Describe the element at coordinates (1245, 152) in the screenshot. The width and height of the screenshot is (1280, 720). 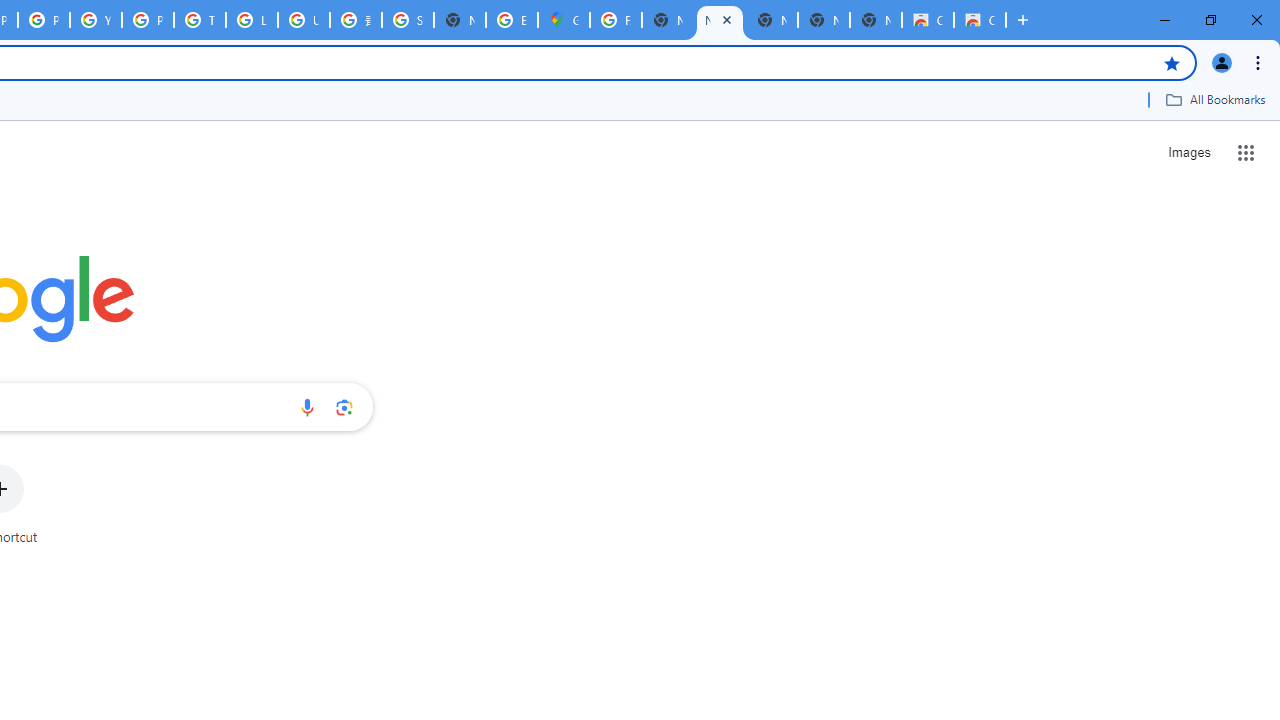
I see `'Google apps'` at that location.